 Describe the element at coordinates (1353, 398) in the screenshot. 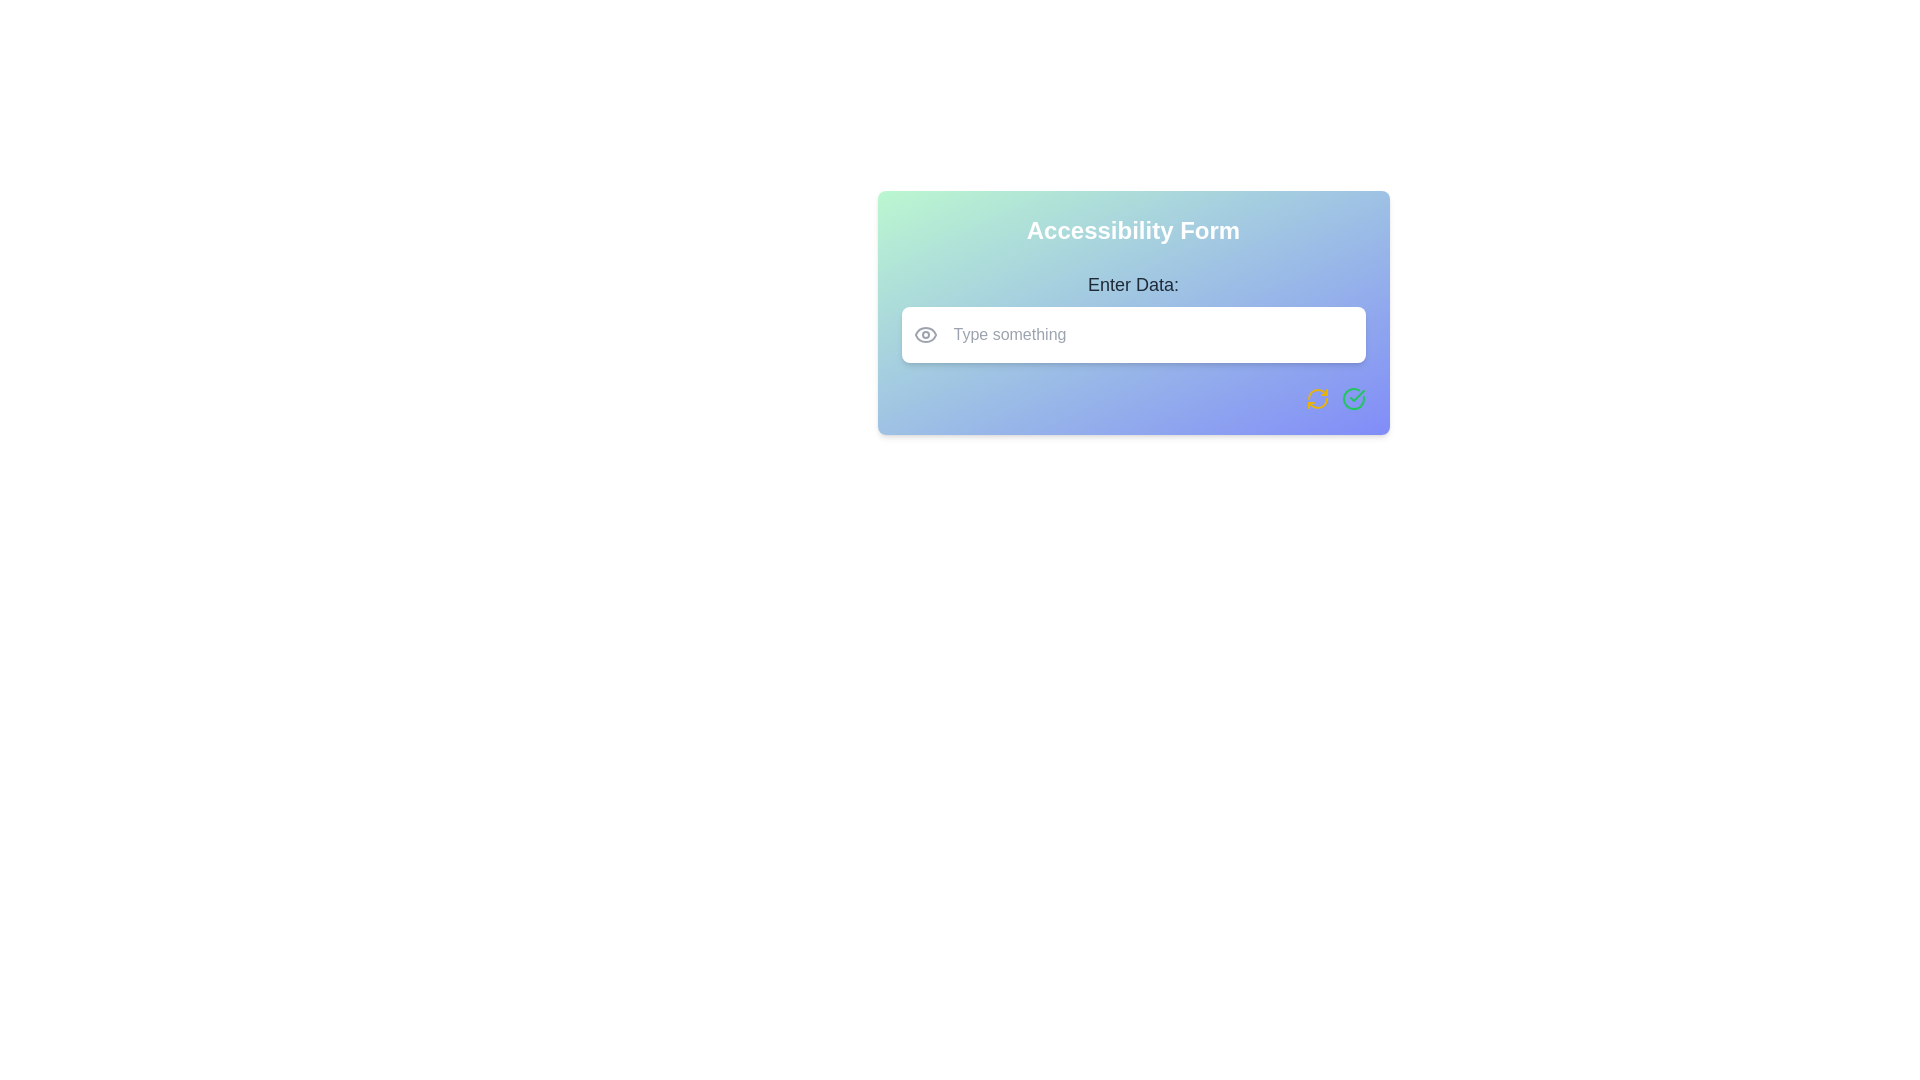

I see `the circular icon with a green border and checkmark, located at the bottom right corner of the gradient card` at that location.